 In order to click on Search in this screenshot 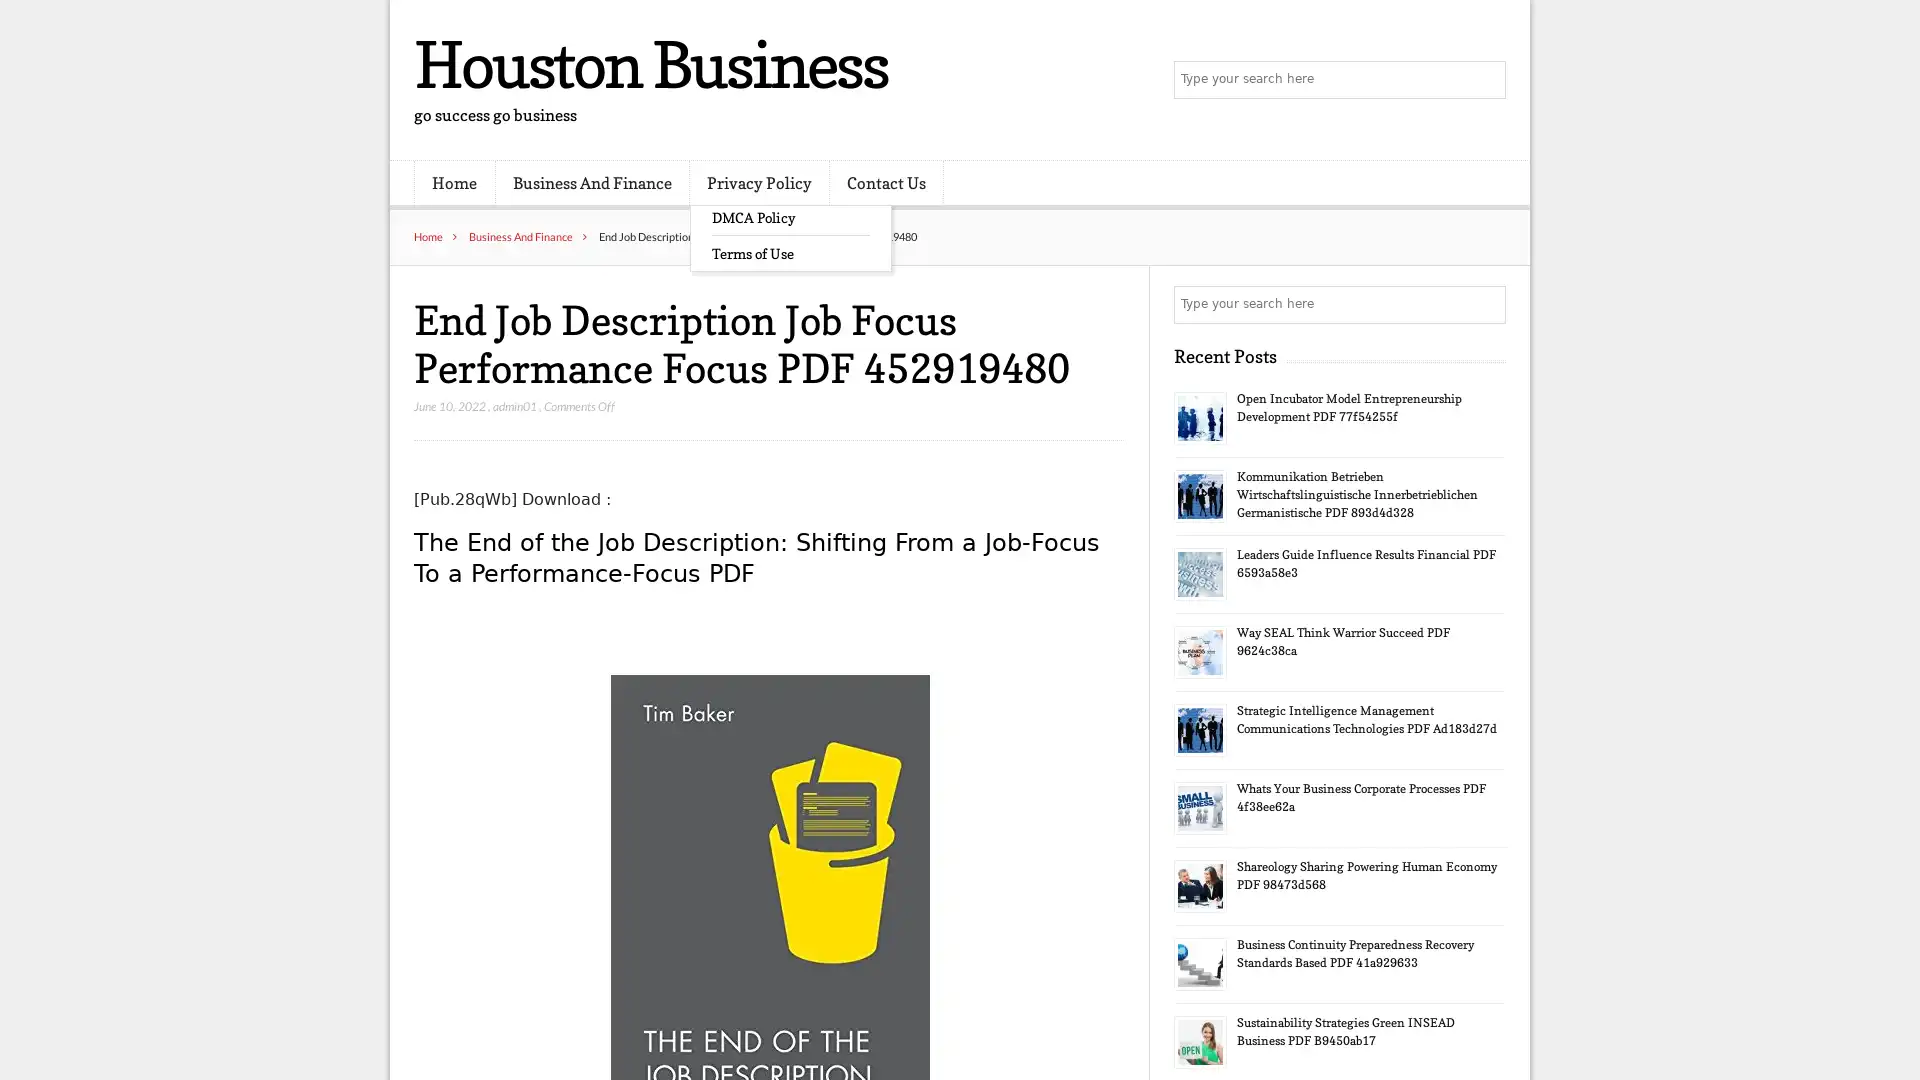, I will do `click(1485, 80)`.